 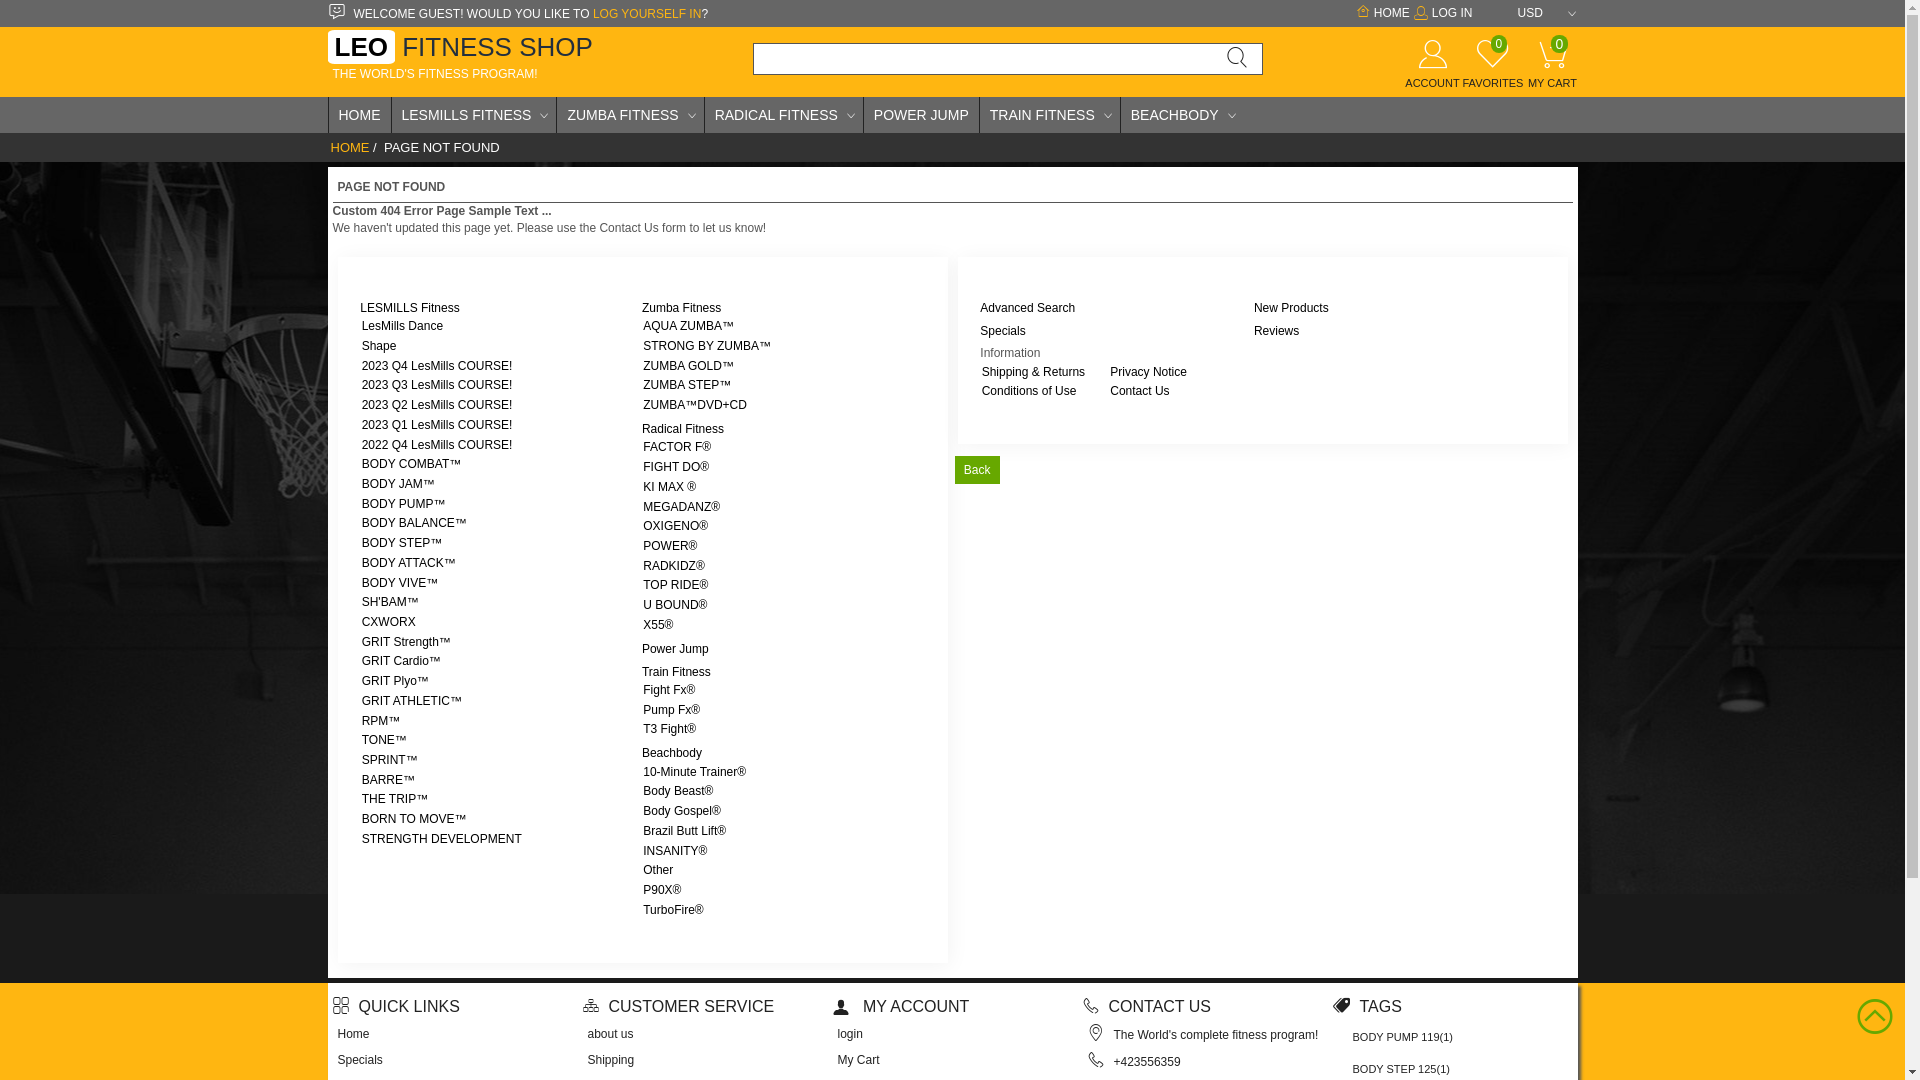 I want to click on 'TRAIN FITNESS', so click(x=1049, y=115).